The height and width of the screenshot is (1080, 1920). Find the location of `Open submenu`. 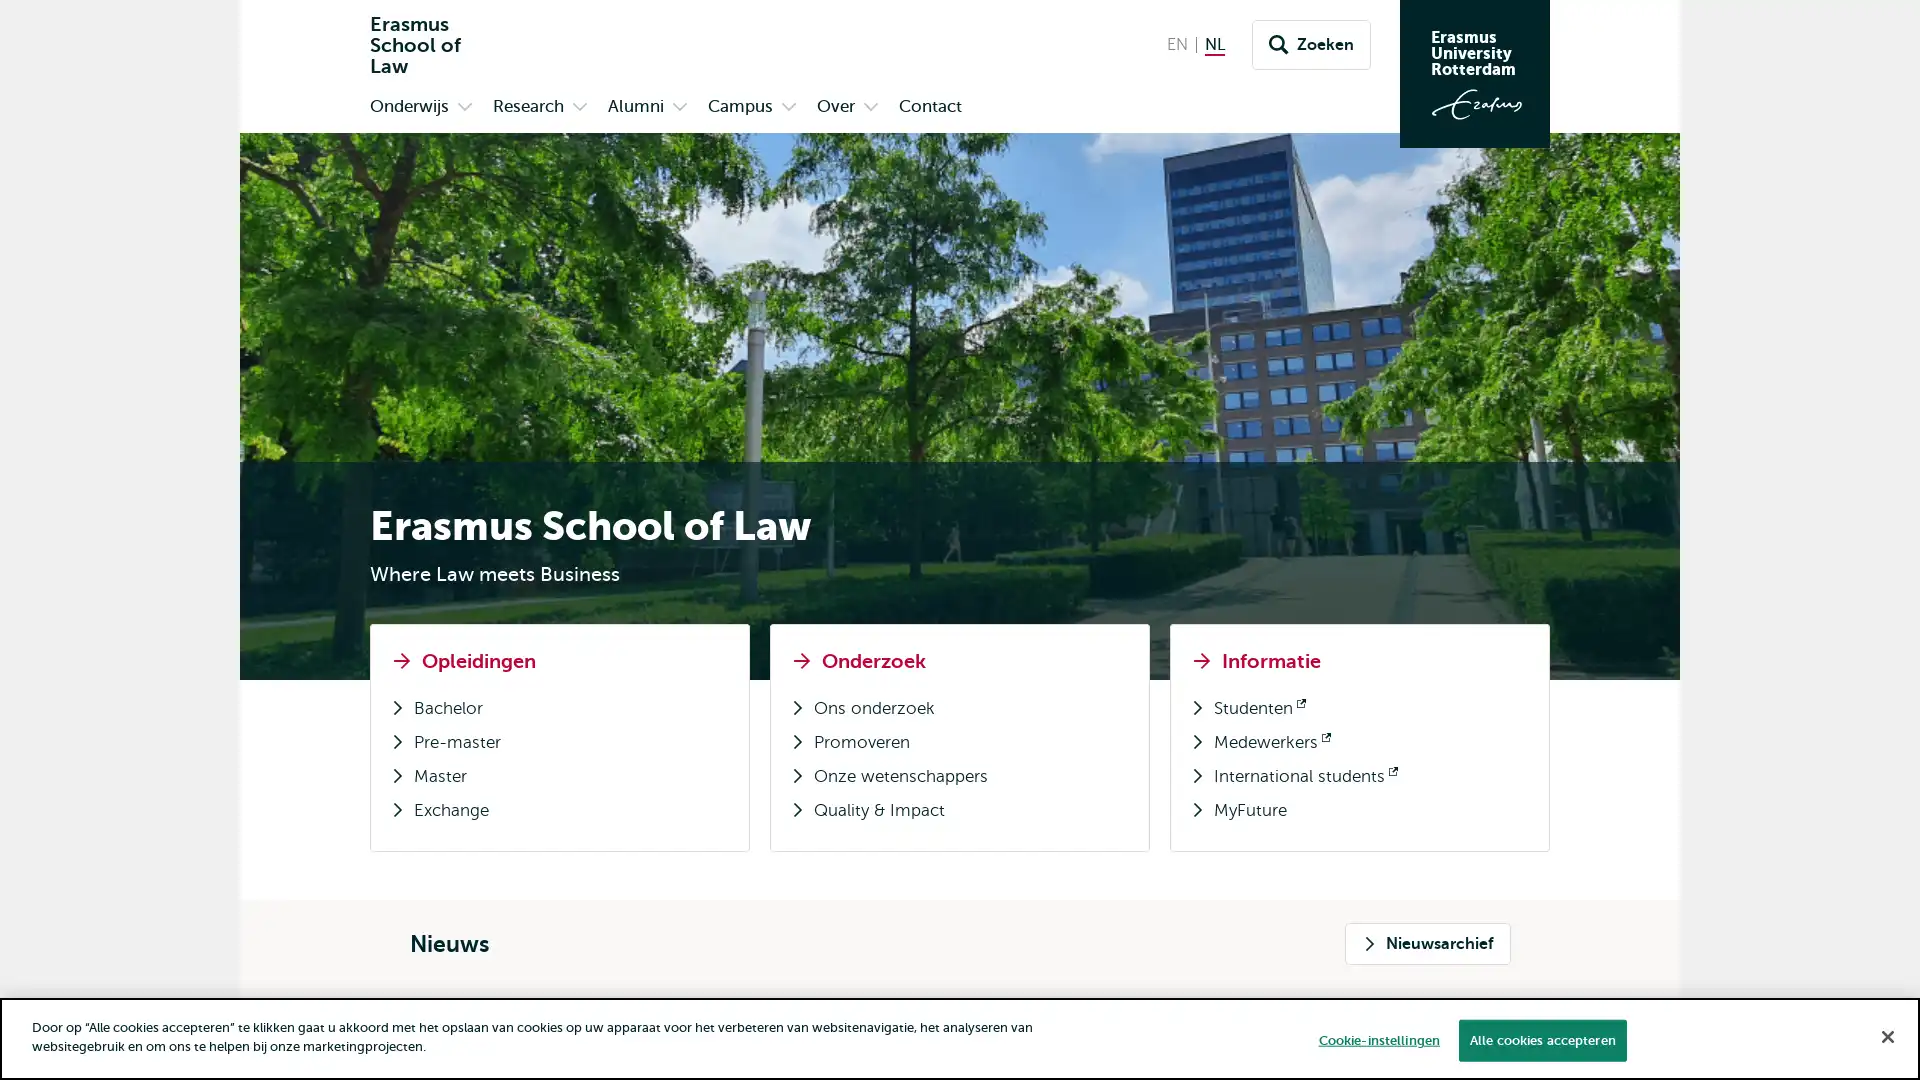

Open submenu is located at coordinates (787, 108).